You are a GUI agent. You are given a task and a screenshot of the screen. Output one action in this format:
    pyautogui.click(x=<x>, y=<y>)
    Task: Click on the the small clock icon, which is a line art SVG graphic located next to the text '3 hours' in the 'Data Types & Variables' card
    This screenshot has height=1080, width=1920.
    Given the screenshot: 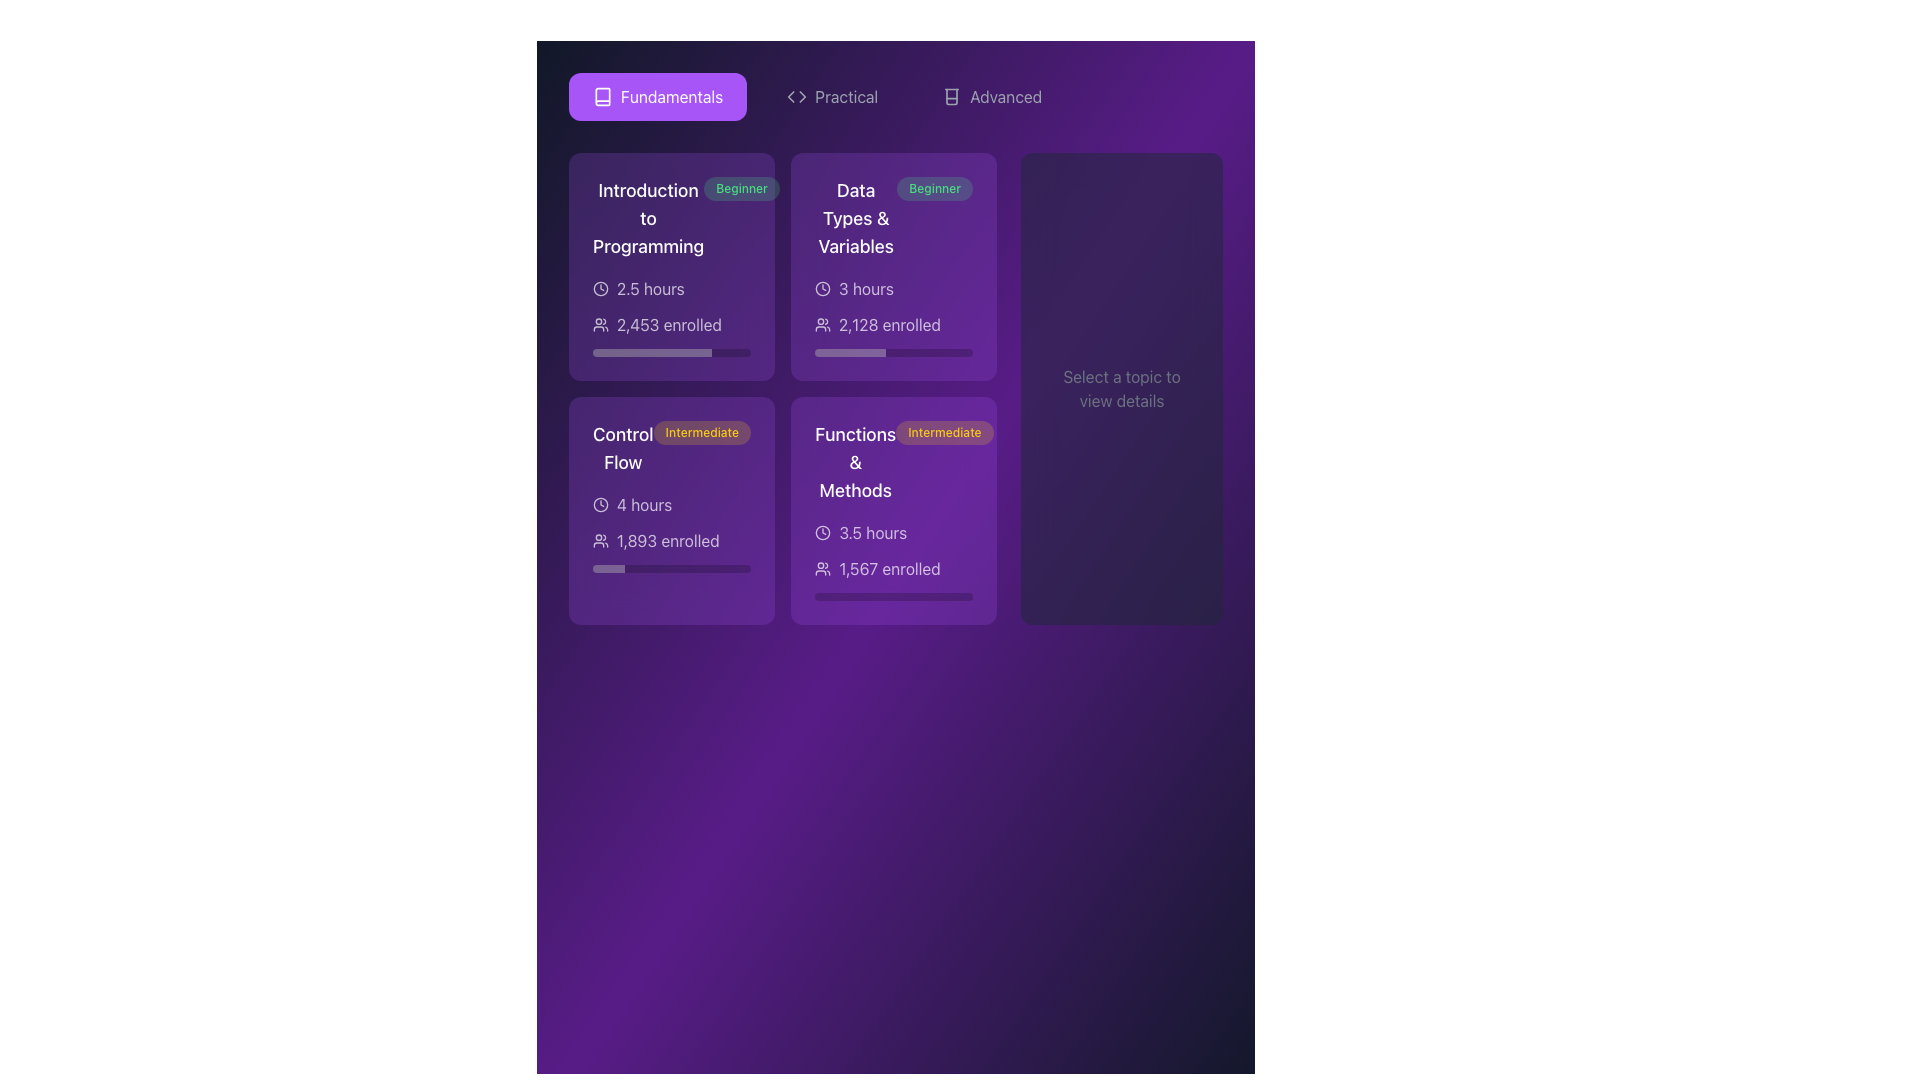 What is the action you would take?
    pyautogui.click(x=822, y=289)
    